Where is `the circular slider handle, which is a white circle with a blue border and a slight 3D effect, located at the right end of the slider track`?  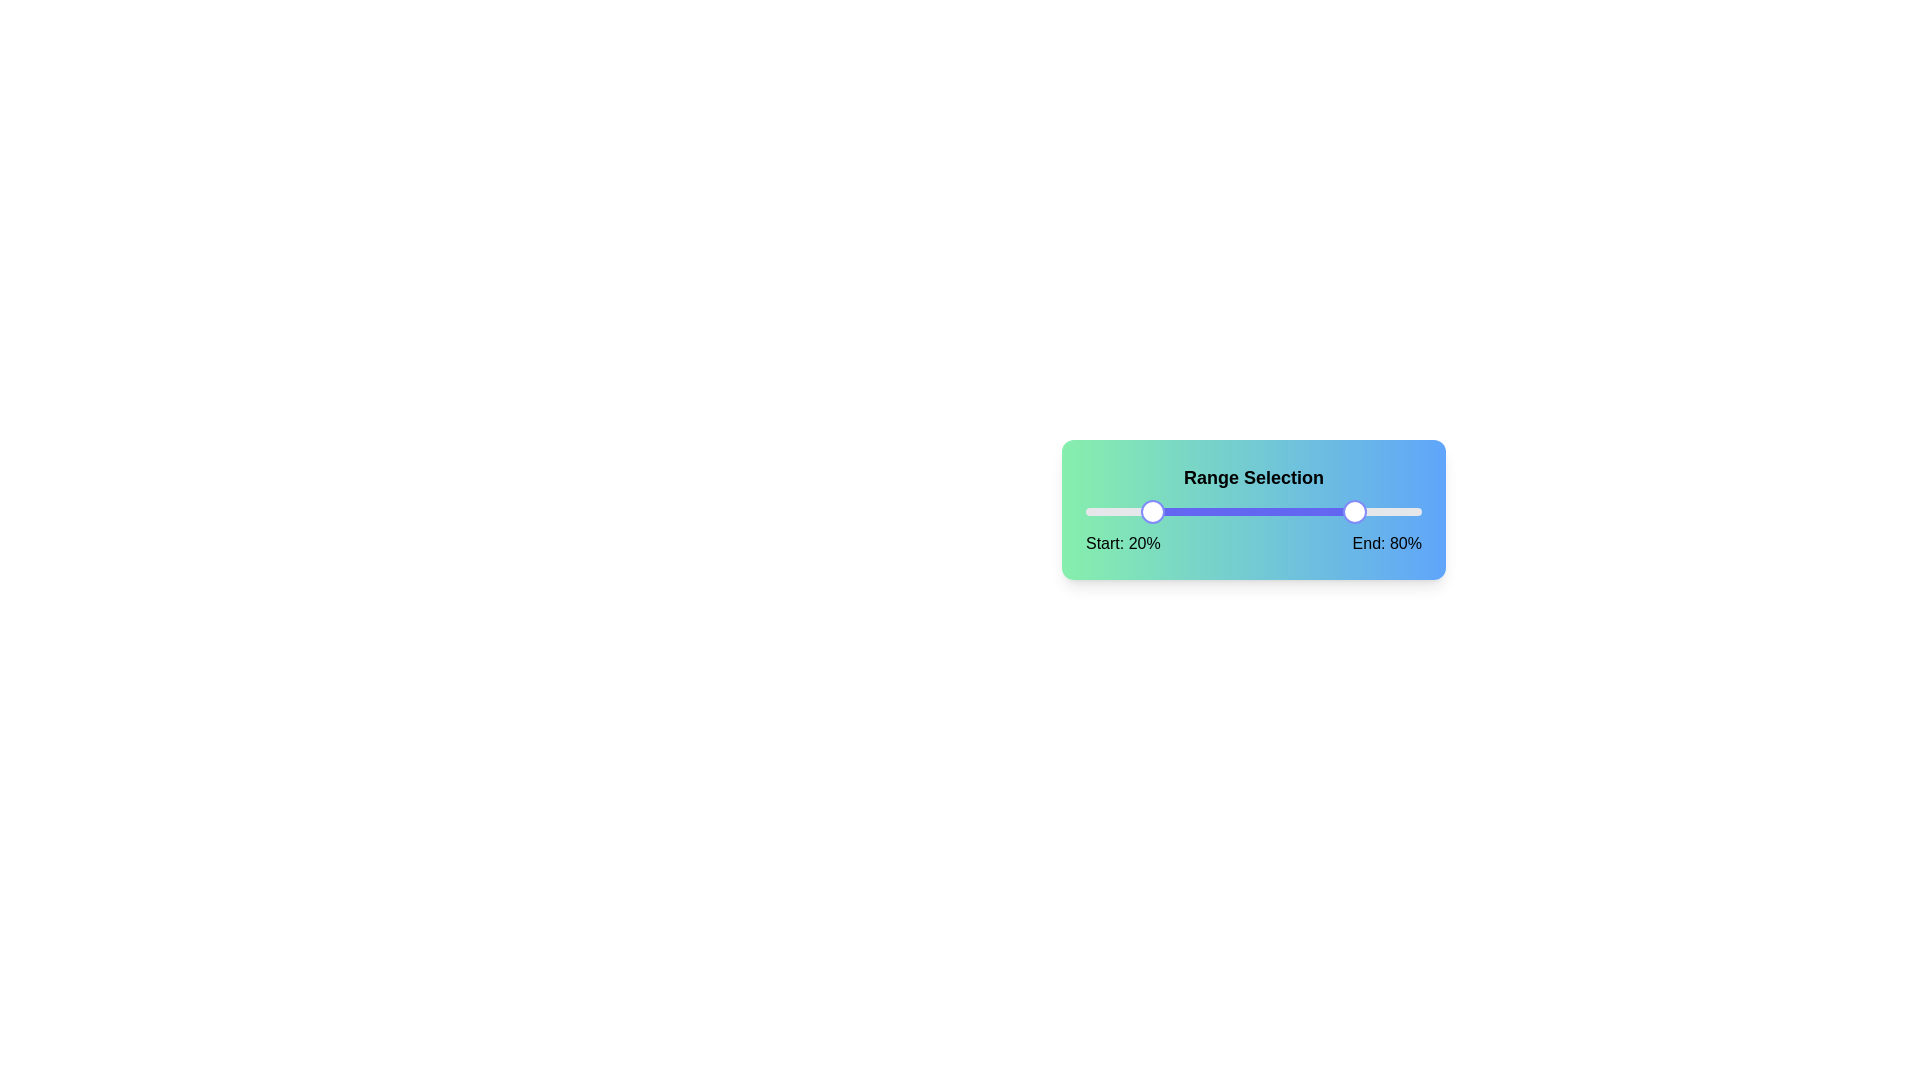 the circular slider handle, which is a white circle with a blue border and a slight 3D effect, located at the right end of the slider track is located at coordinates (1354, 511).